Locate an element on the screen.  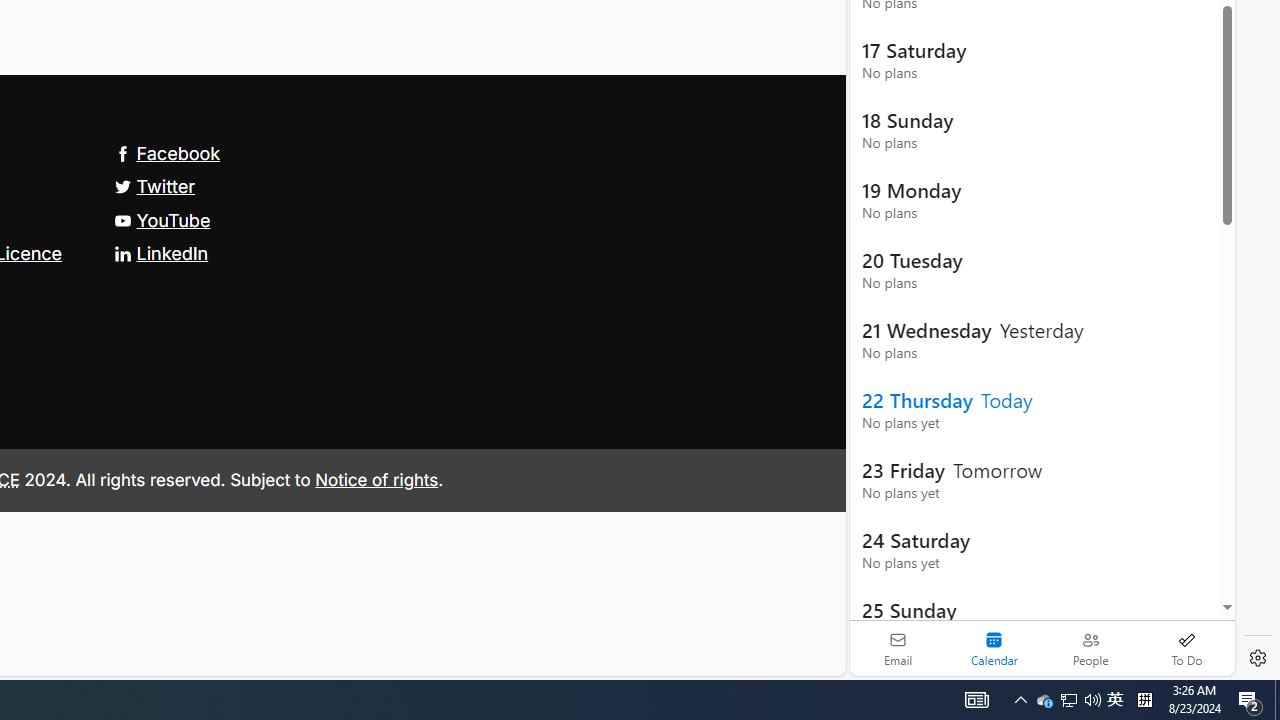
'Selected calendar module. Date today is 22' is located at coordinates (994, 648).